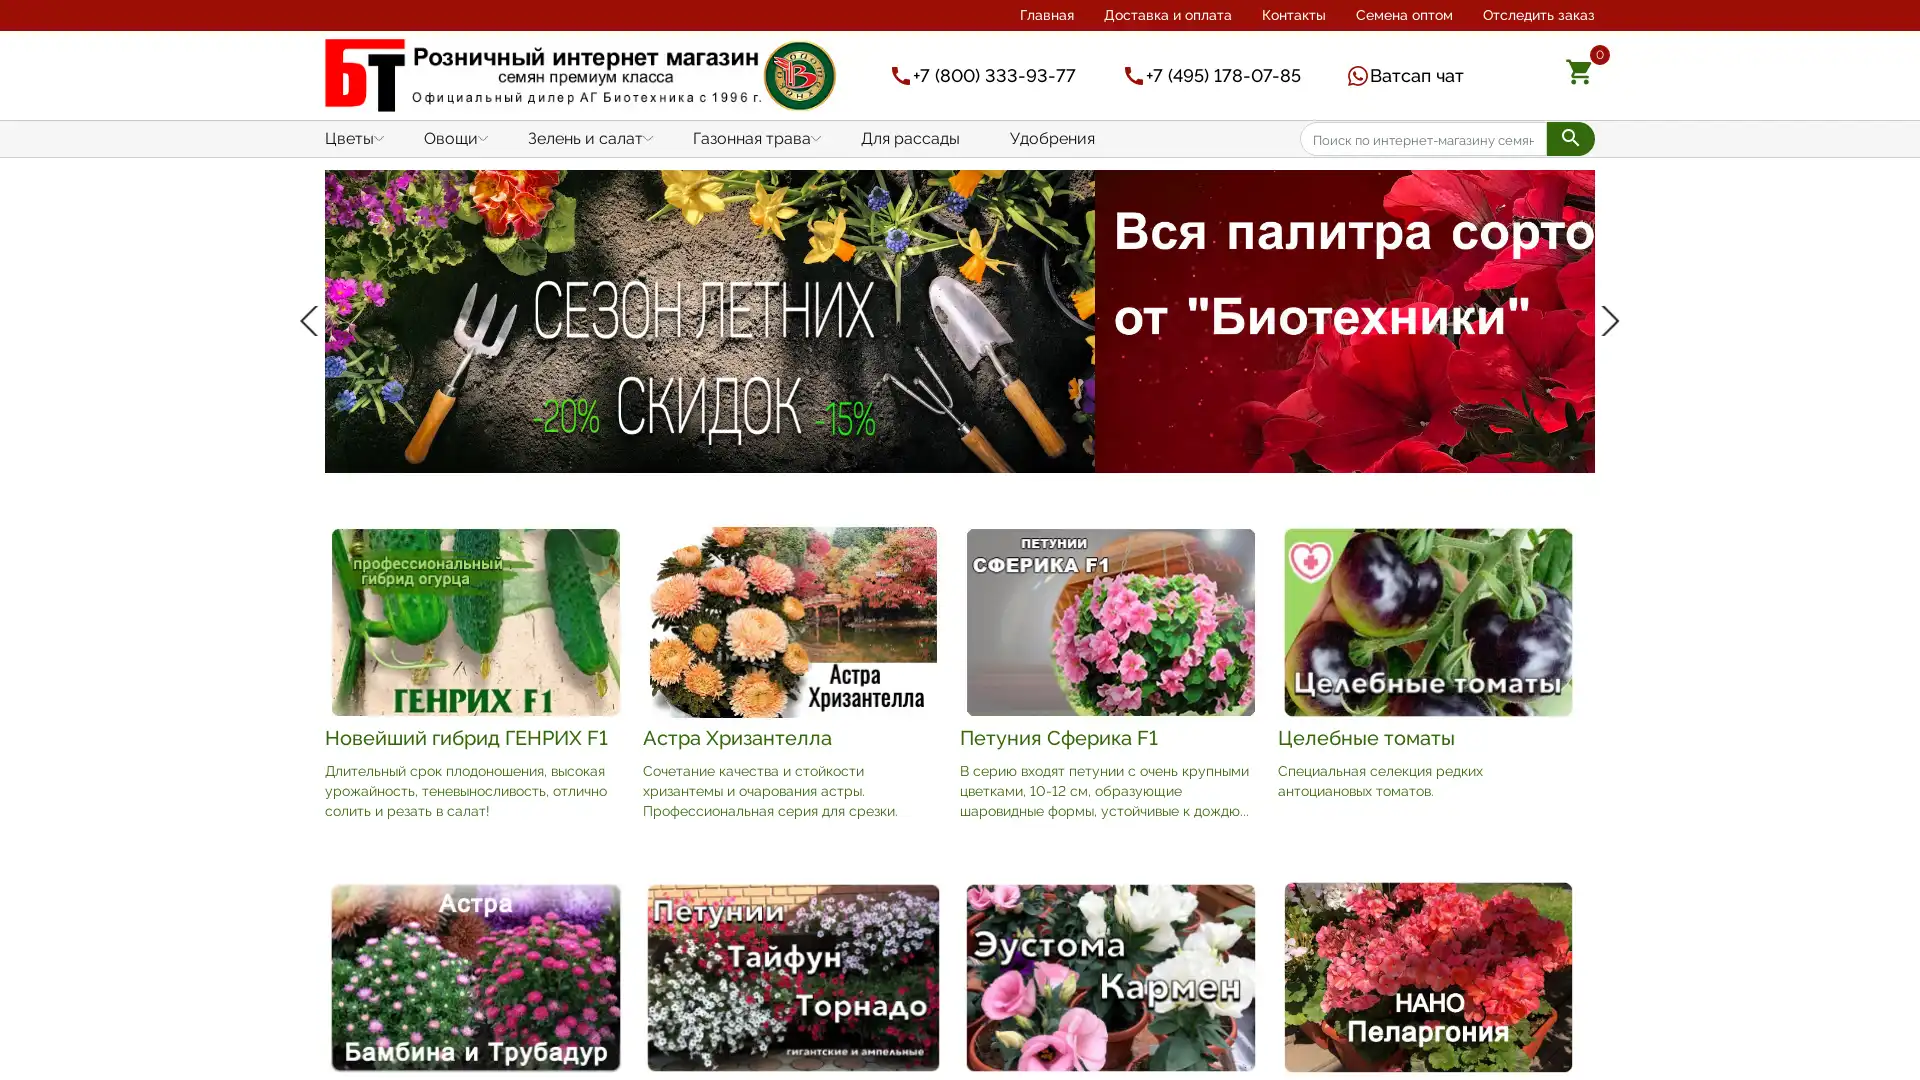 Image resolution: width=1920 pixels, height=1080 pixels. I want to click on search, so click(1569, 137).